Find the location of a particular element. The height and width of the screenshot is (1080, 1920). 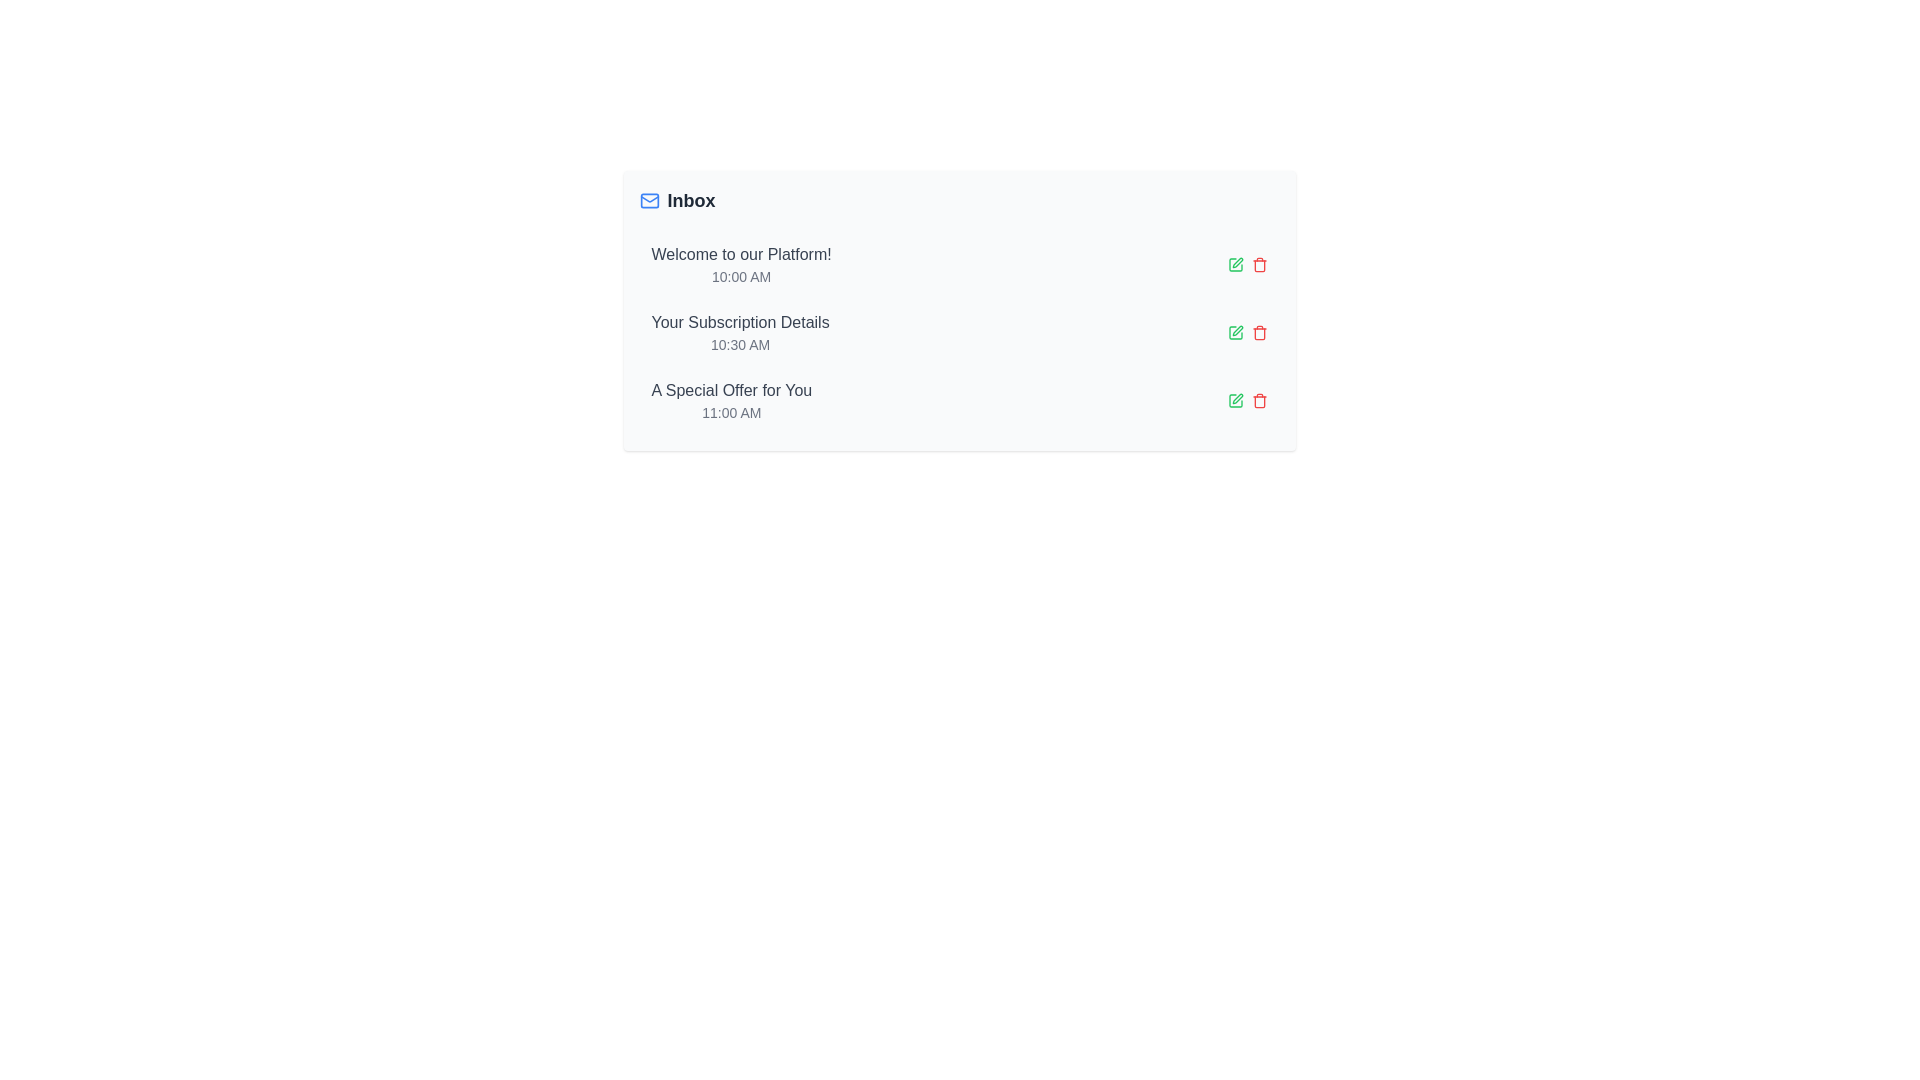

the edit icon located at the right-most side of the second list item in the interface, which functions as a visual indicator for editing the associated item is located at coordinates (1234, 331).